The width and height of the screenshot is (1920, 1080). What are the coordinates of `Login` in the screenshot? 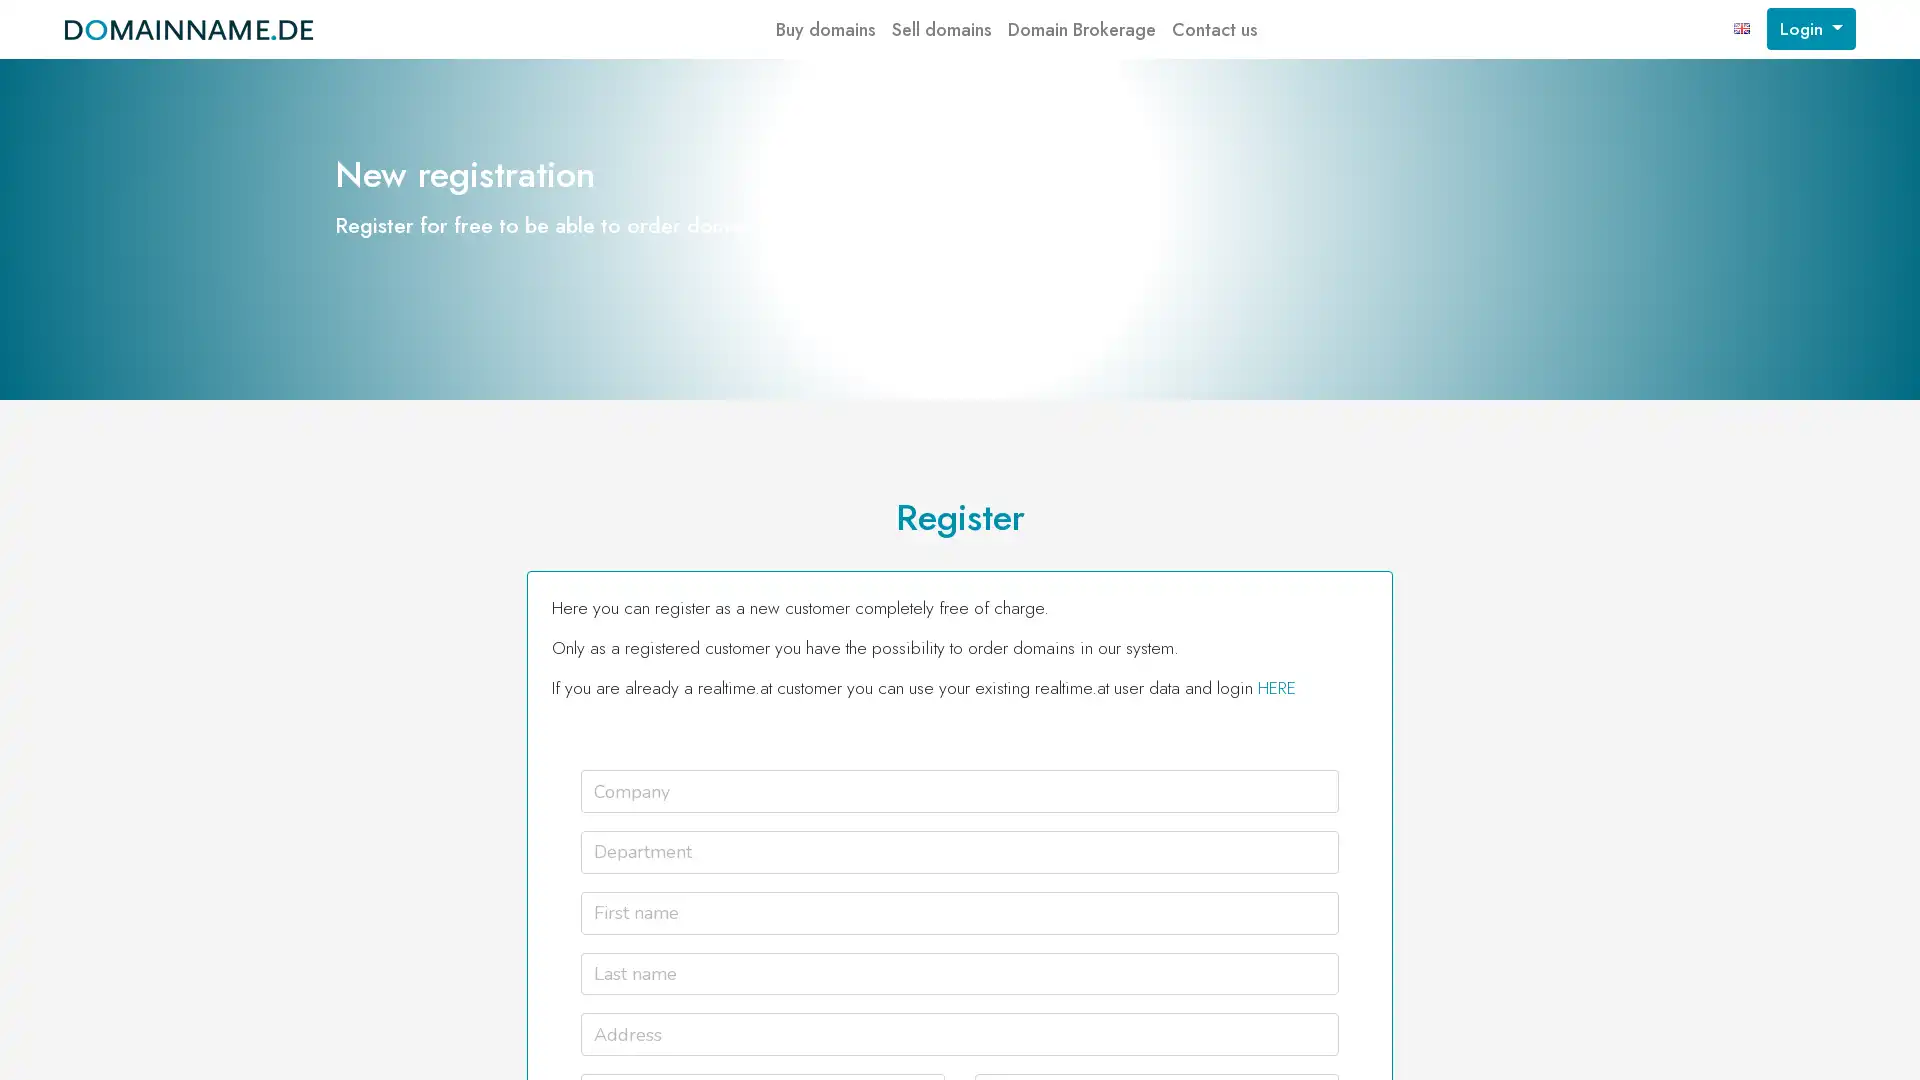 It's located at (1810, 29).